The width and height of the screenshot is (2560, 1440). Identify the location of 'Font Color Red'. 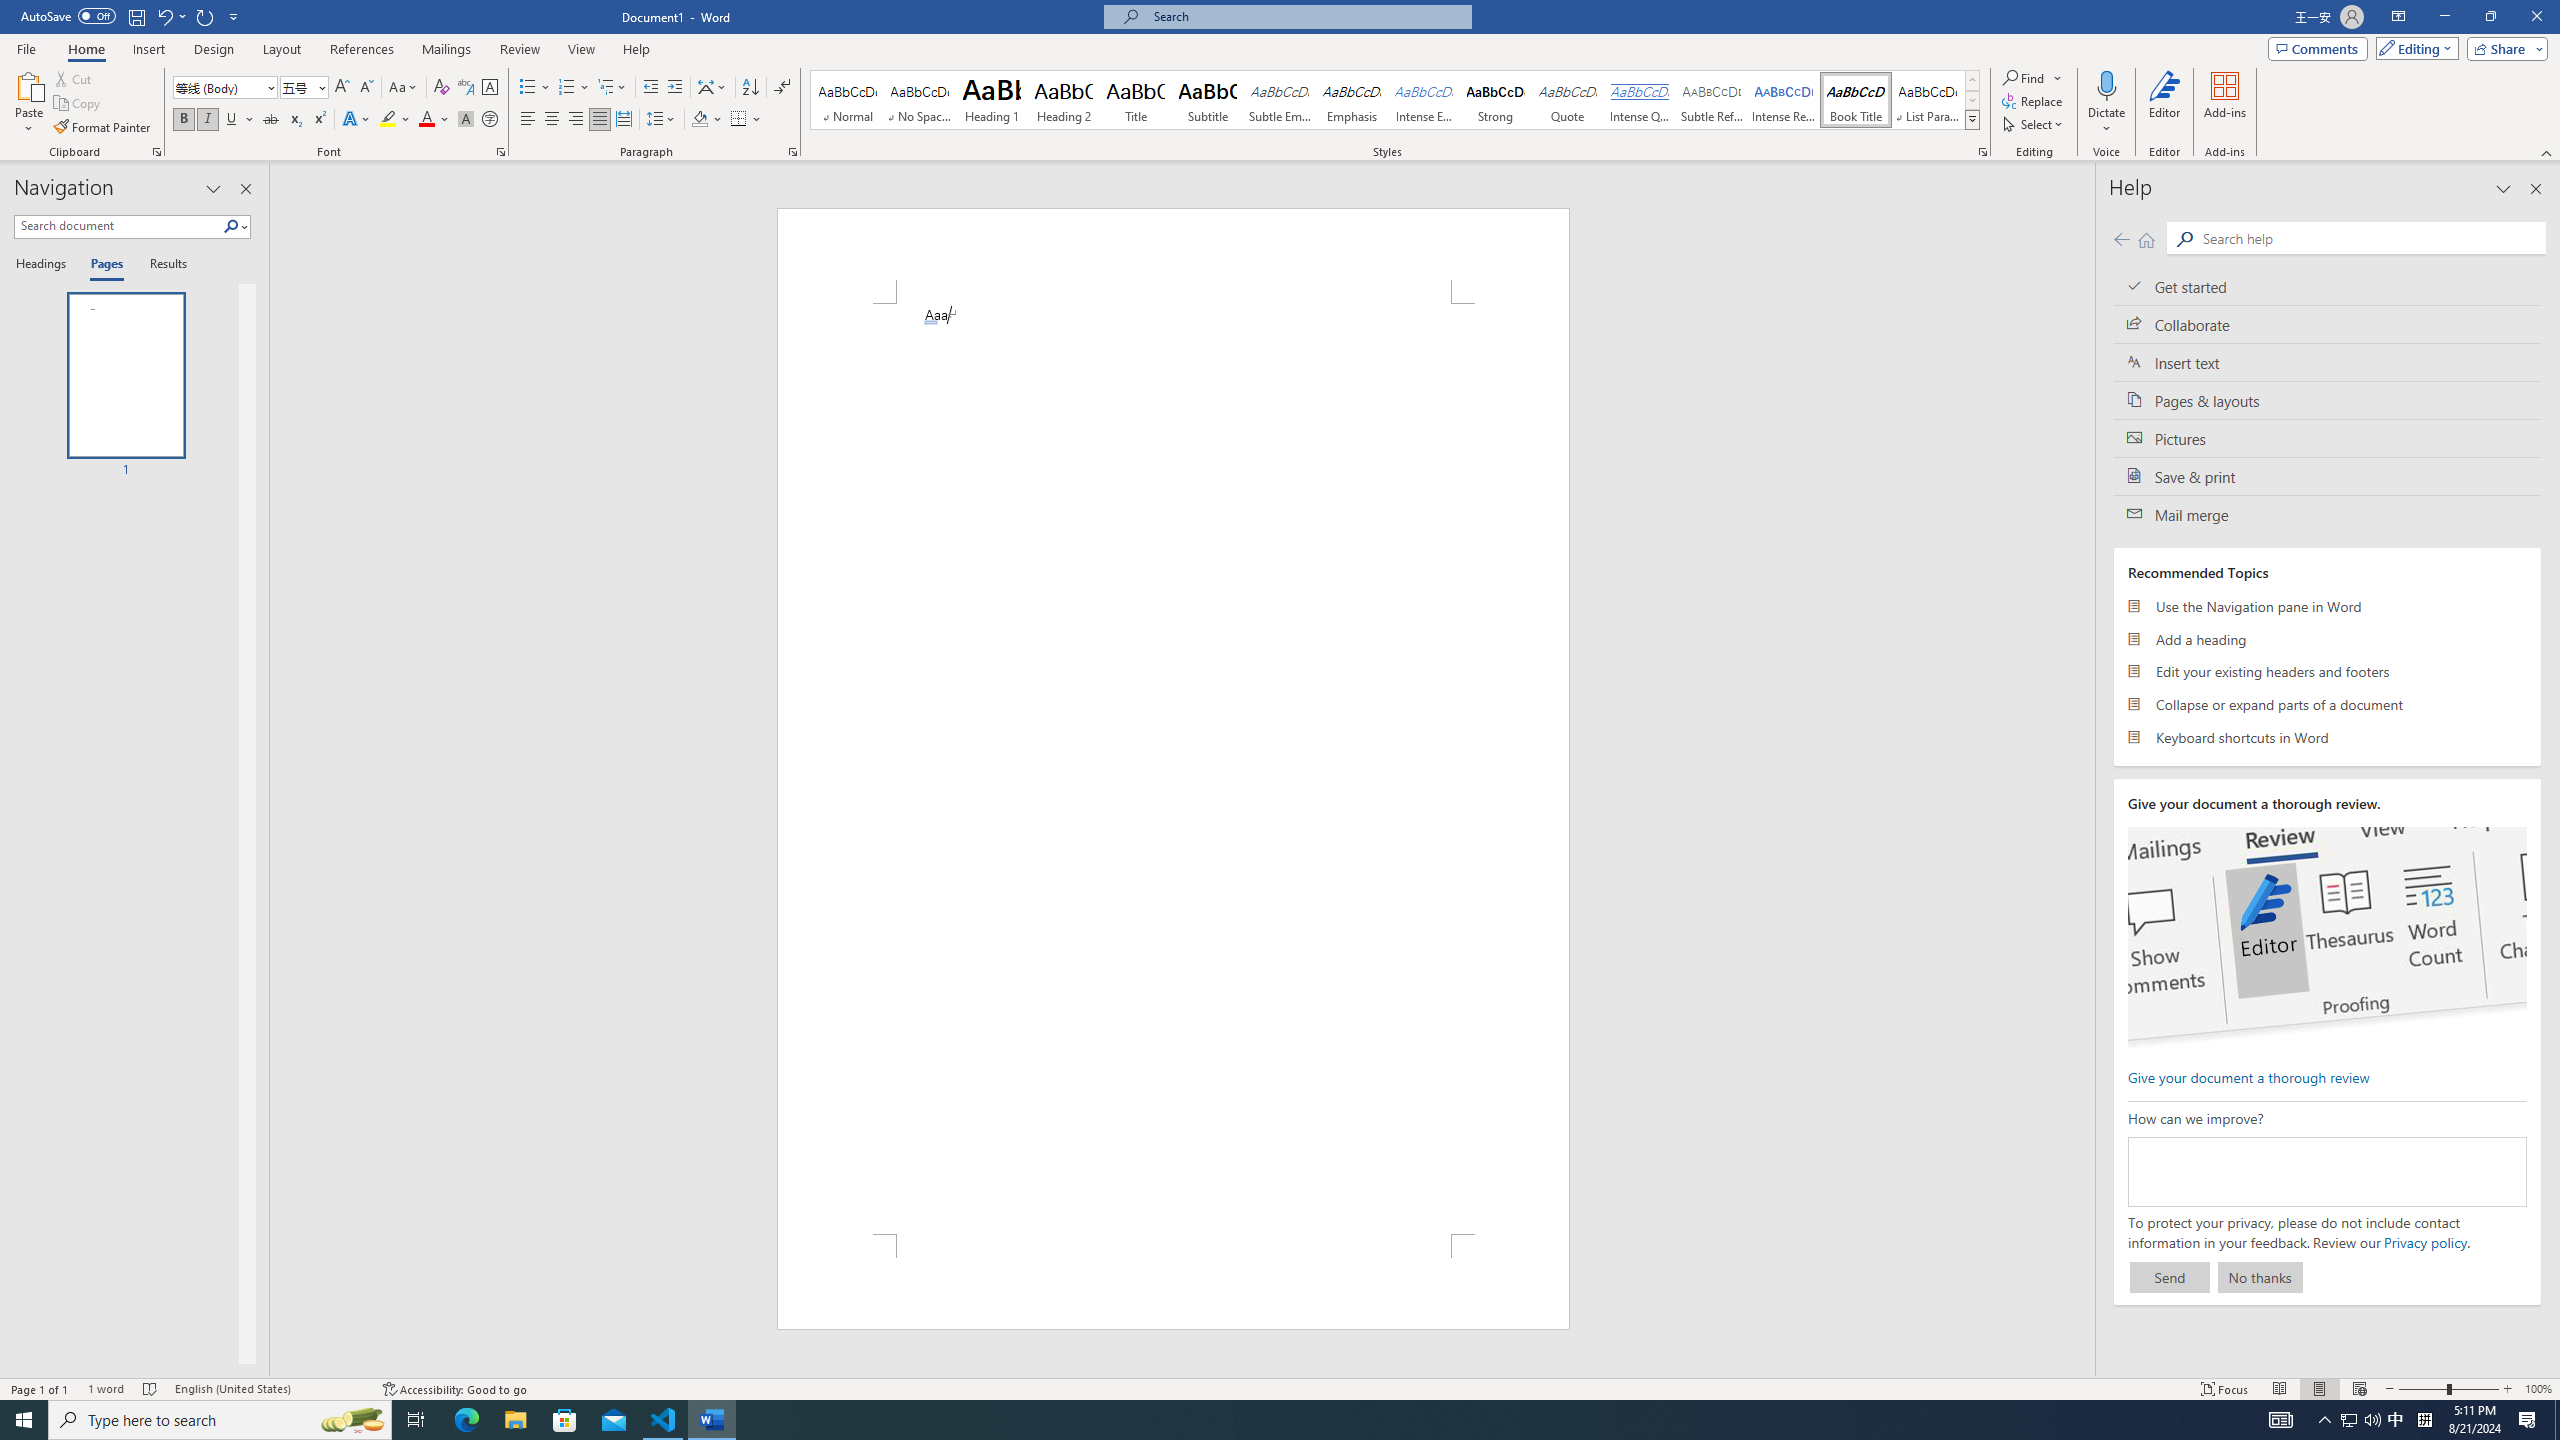
(425, 118).